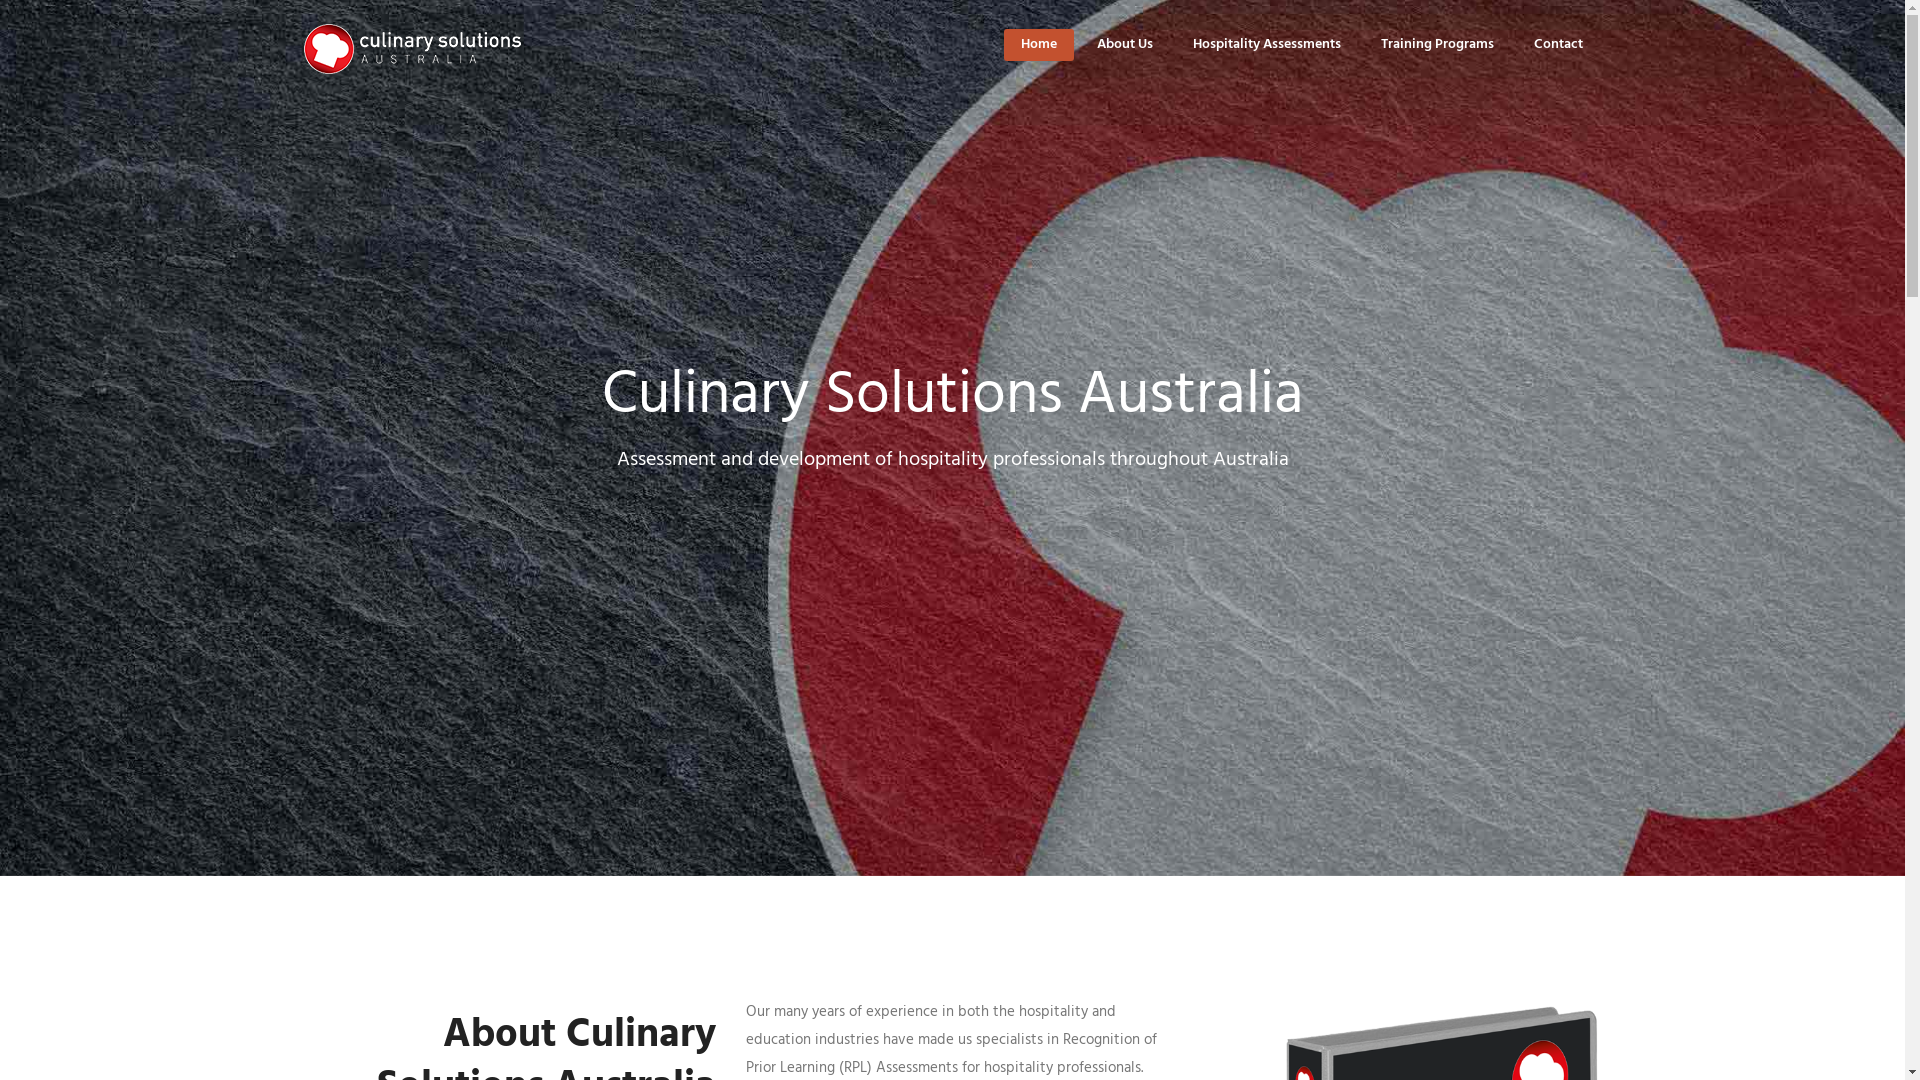  Describe the element at coordinates (1037, 44) in the screenshot. I see `'Home'` at that location.